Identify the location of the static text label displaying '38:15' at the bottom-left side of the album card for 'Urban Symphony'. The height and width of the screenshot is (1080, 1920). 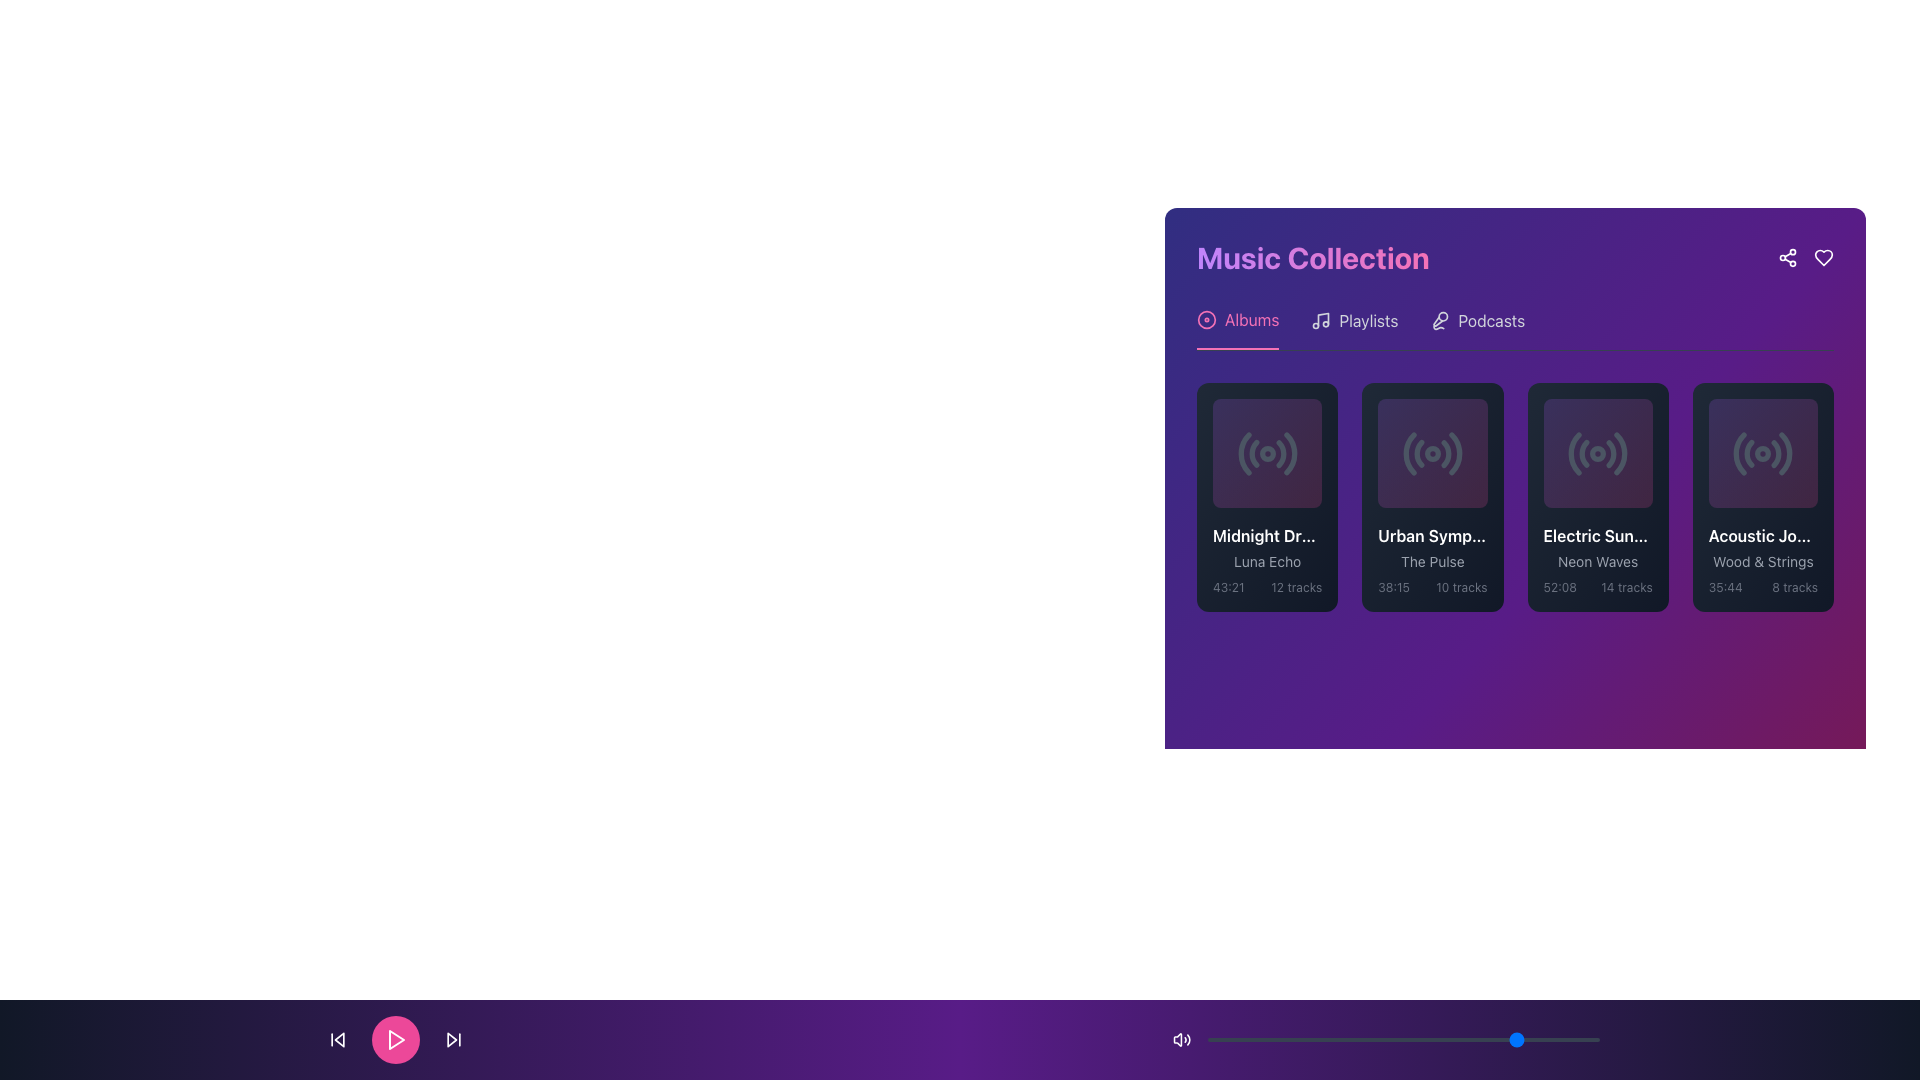
(1393, 587).